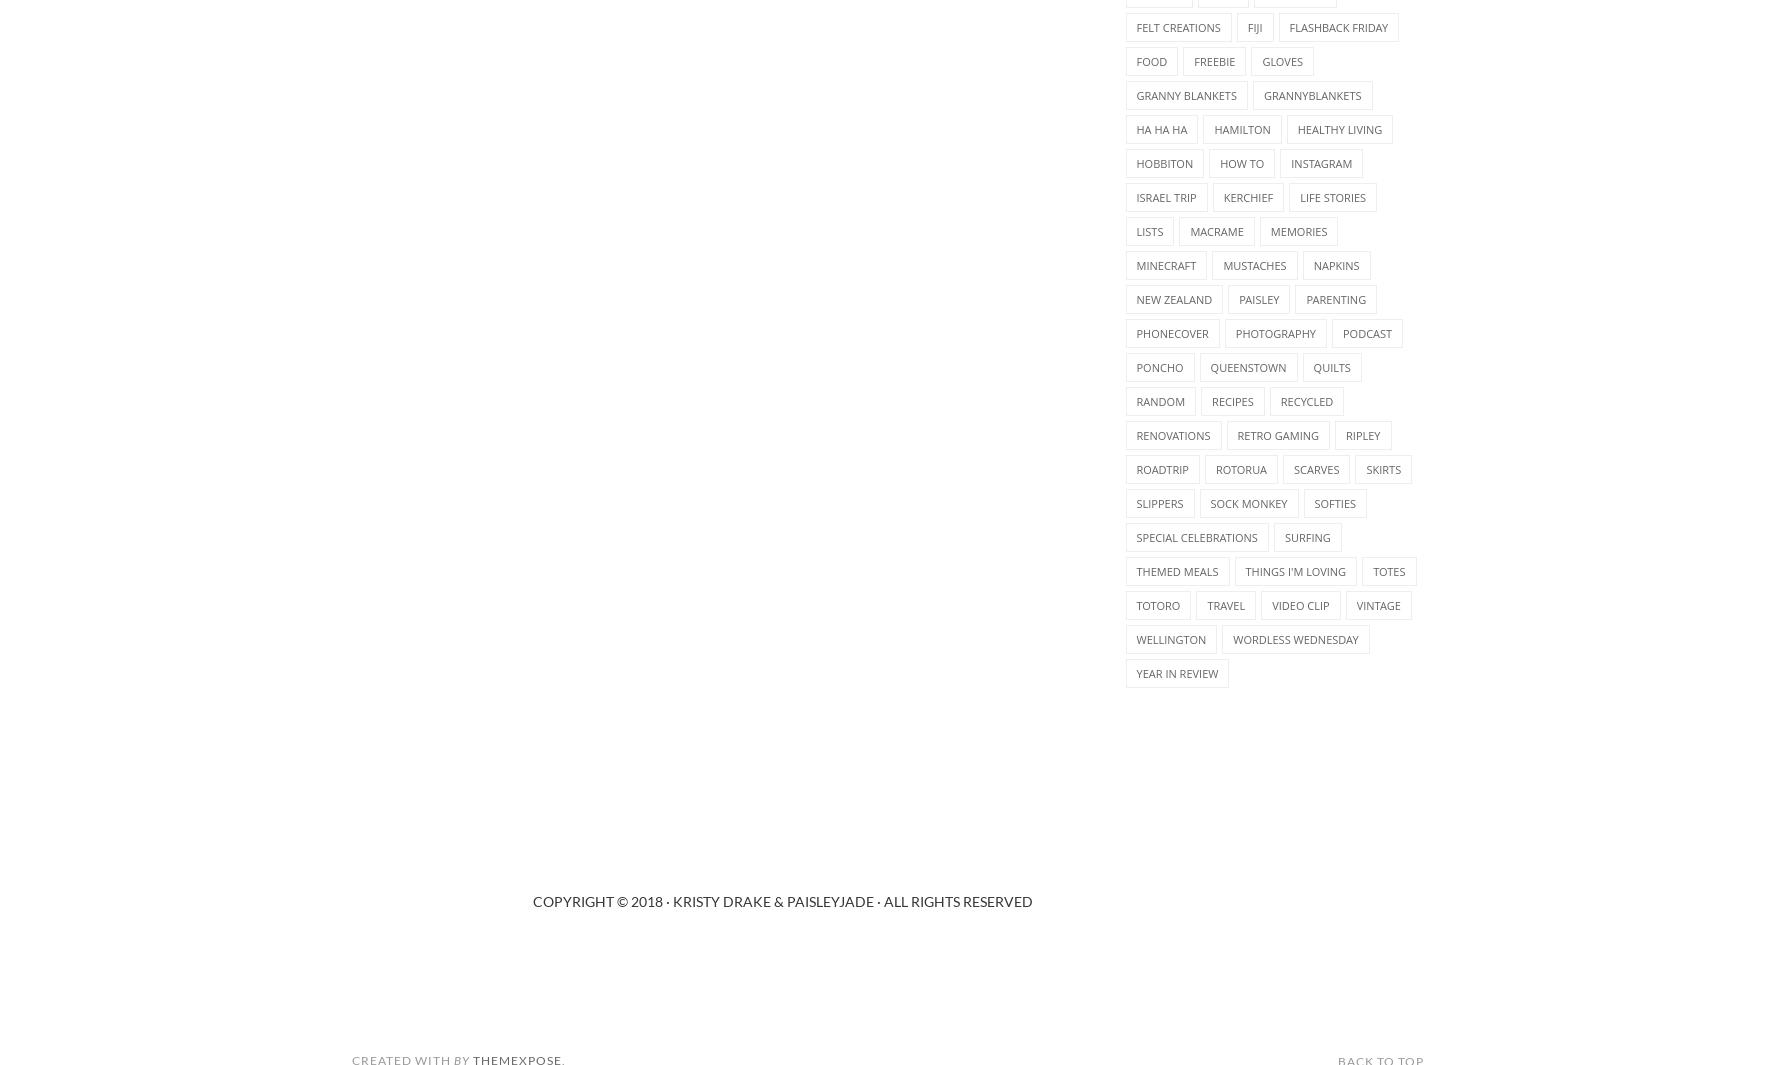 The width and height of the screenshot is (1778, 1065). Describe the element at coordinates (1159, 366) in the screenshot. I see `'poncho'` at that location.